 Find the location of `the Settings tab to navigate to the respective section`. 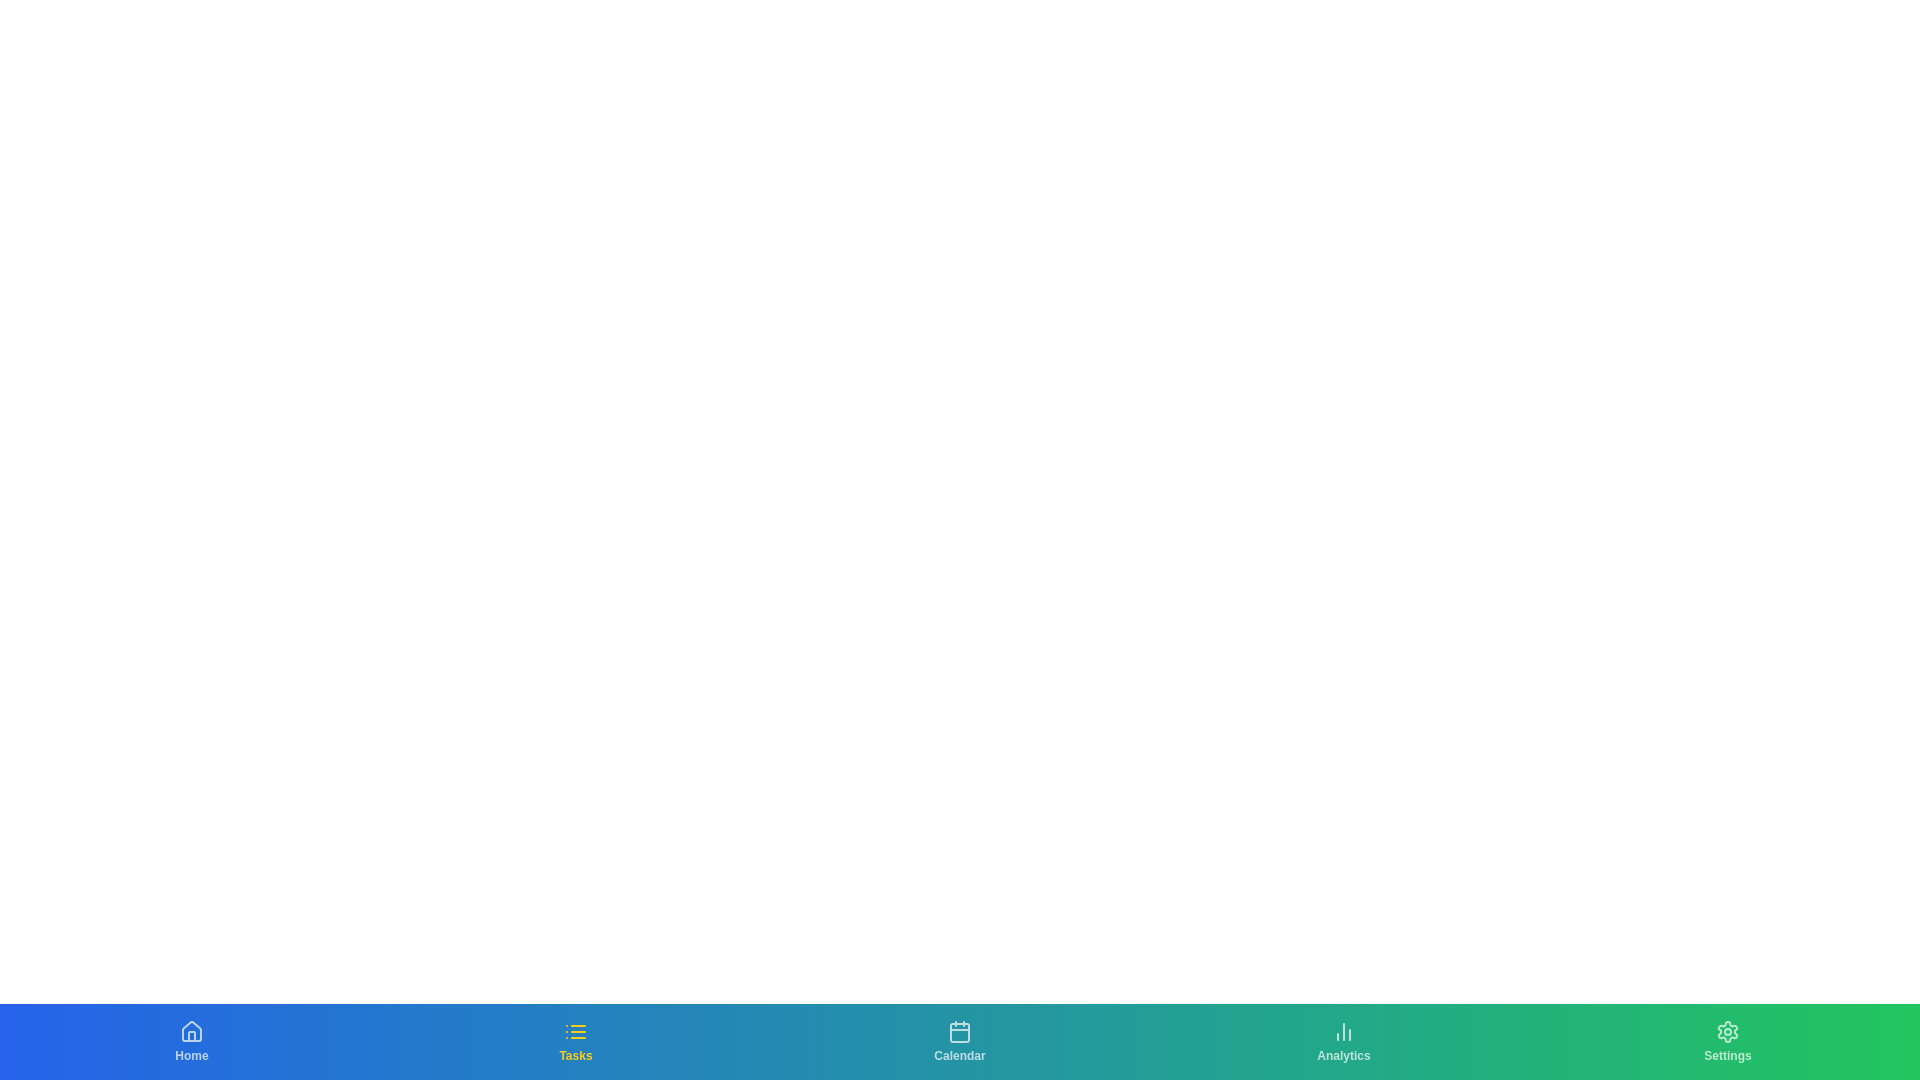

the Settings tab to navigate to the respective section is located at coordinates (1727, 1040).